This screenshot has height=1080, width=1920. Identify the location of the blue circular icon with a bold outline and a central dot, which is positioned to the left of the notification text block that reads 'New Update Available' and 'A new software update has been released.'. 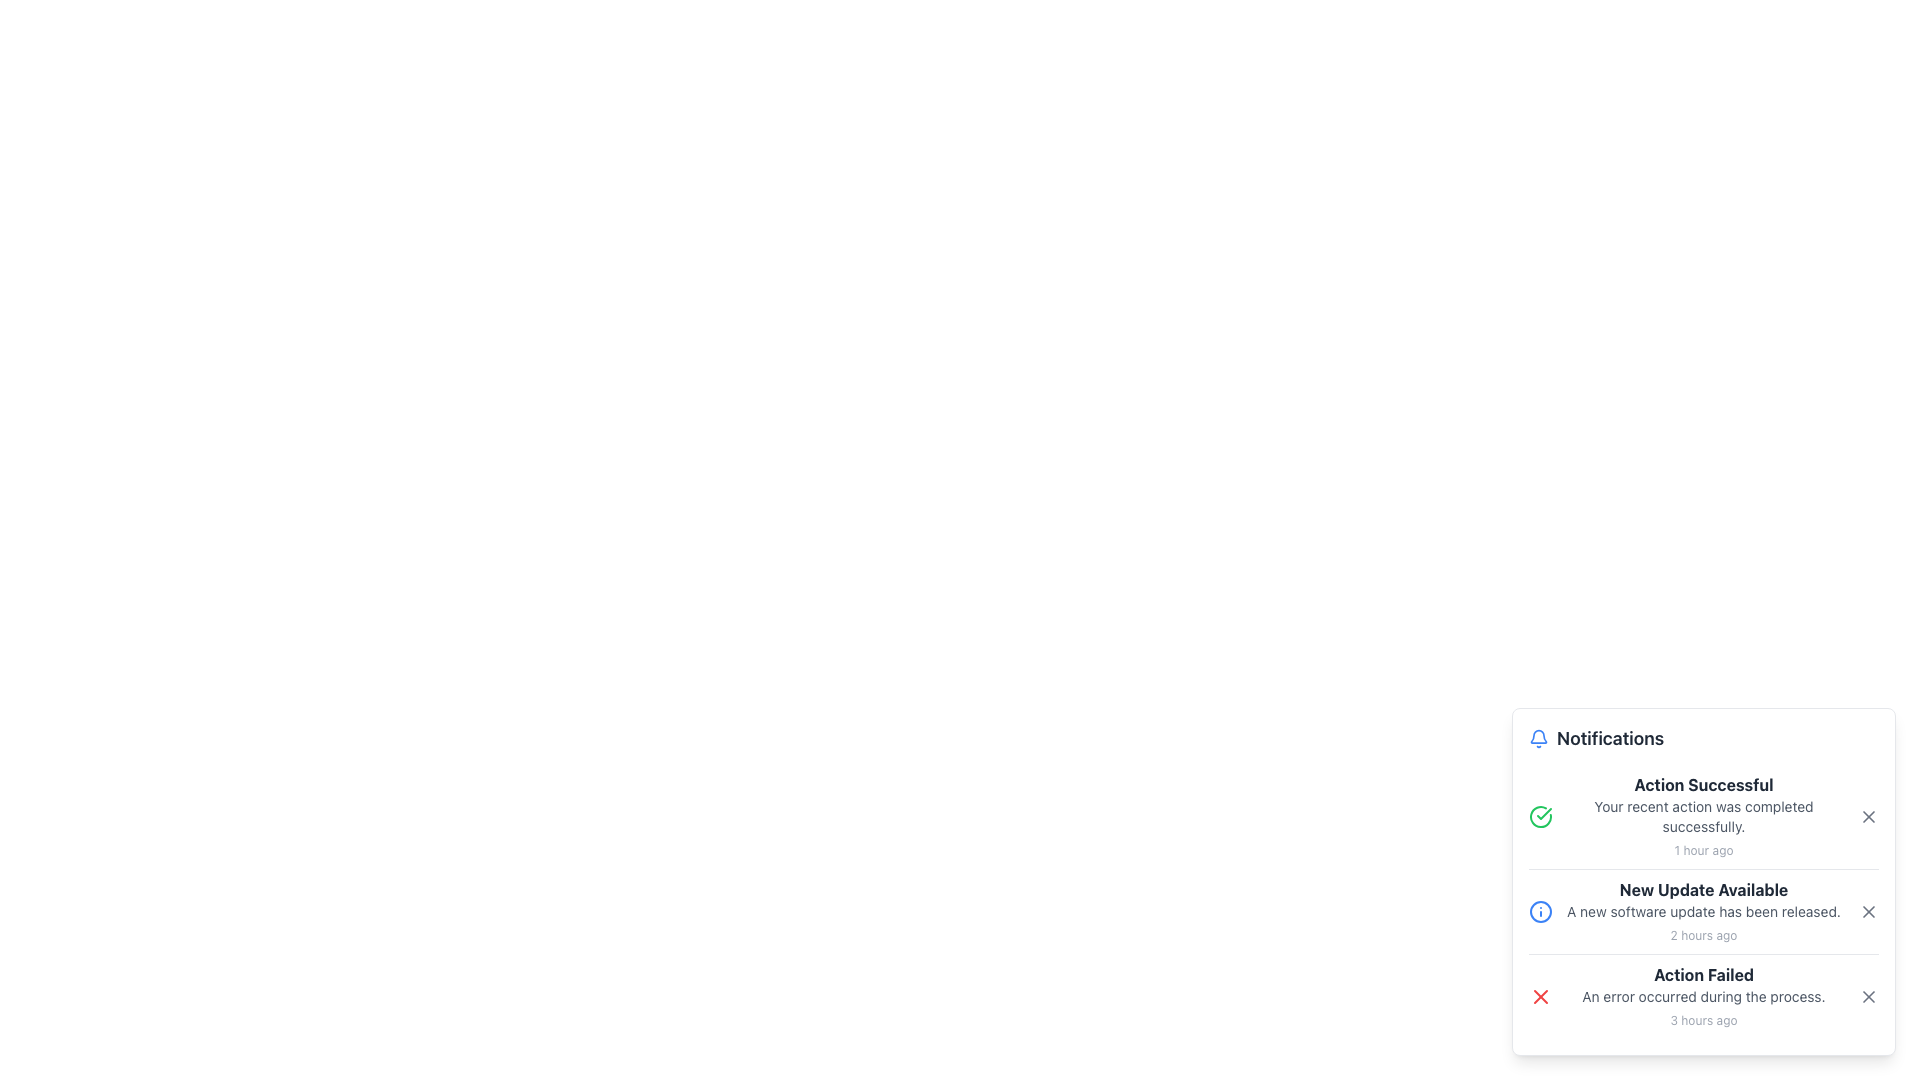
(1539, 911).